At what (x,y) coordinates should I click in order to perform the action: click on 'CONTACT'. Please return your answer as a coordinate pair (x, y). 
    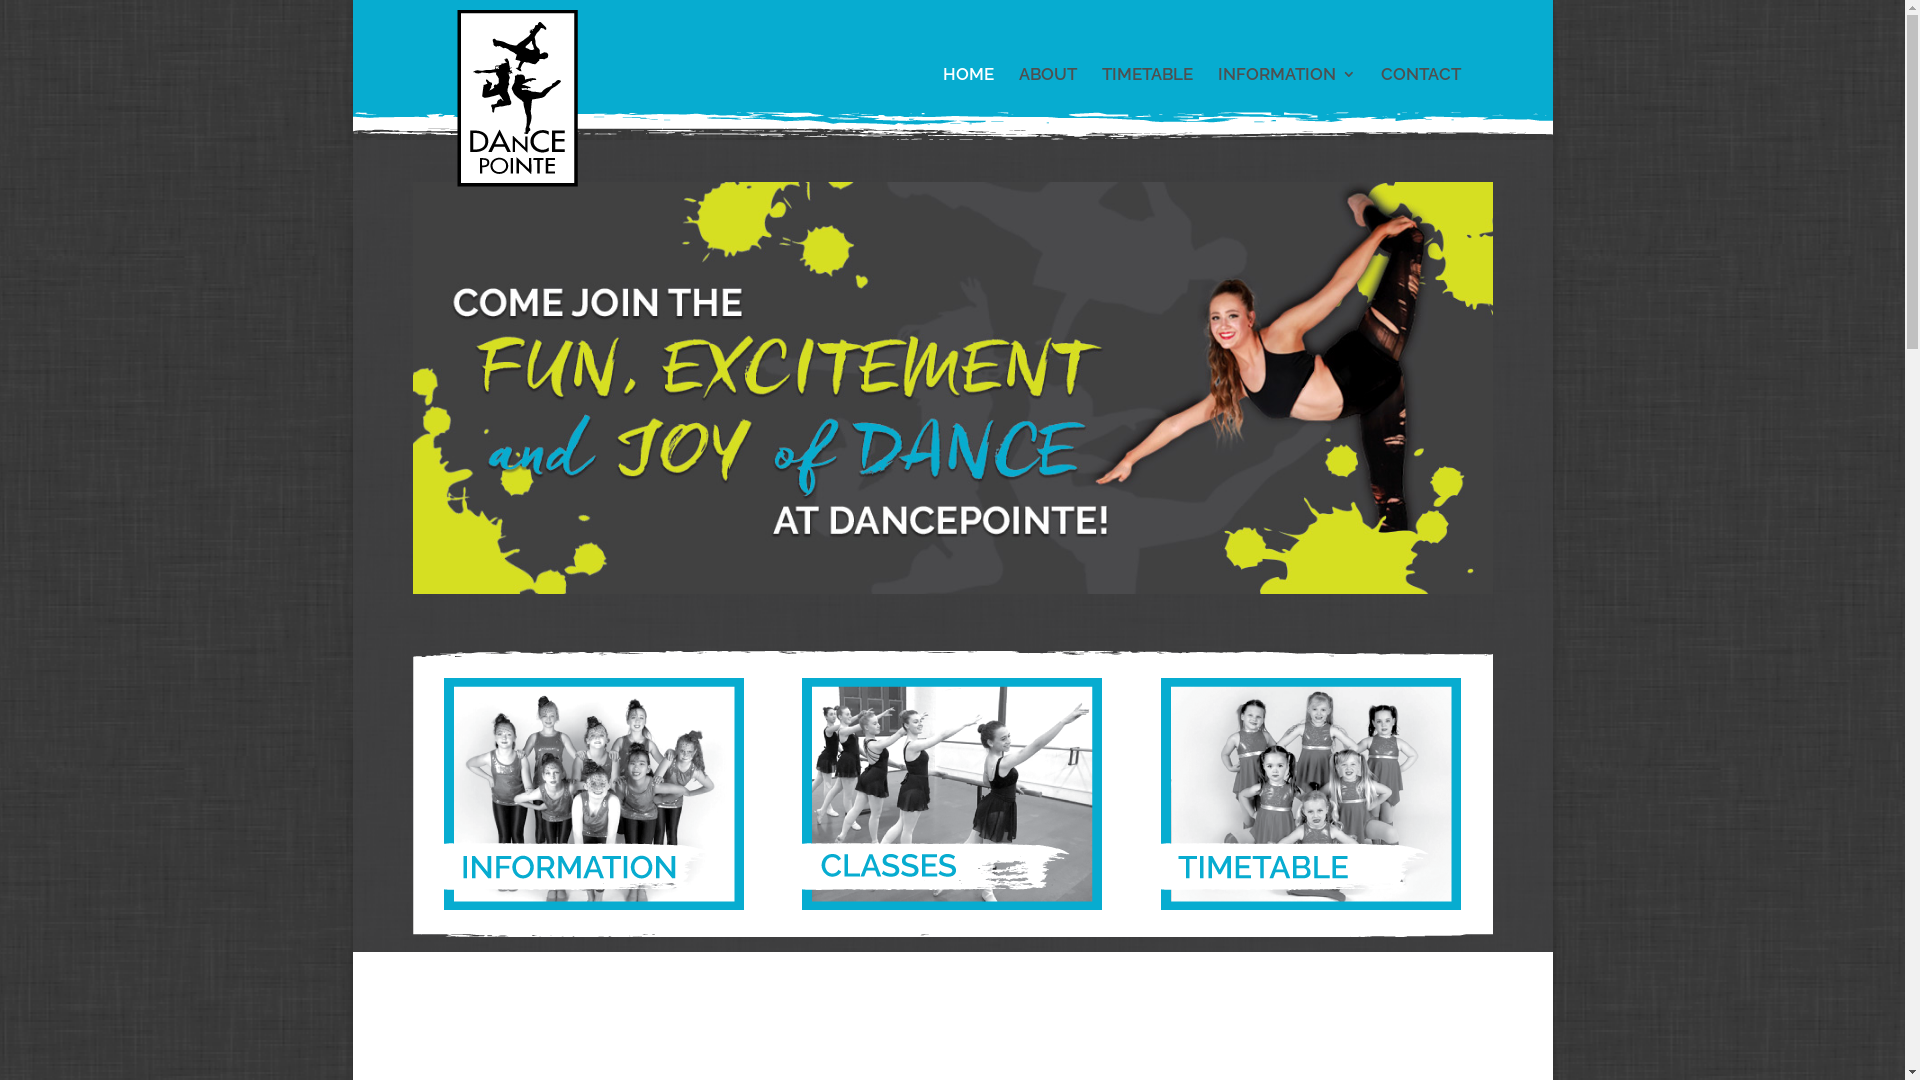
    Looking at the image, I should click on (1419, 92).